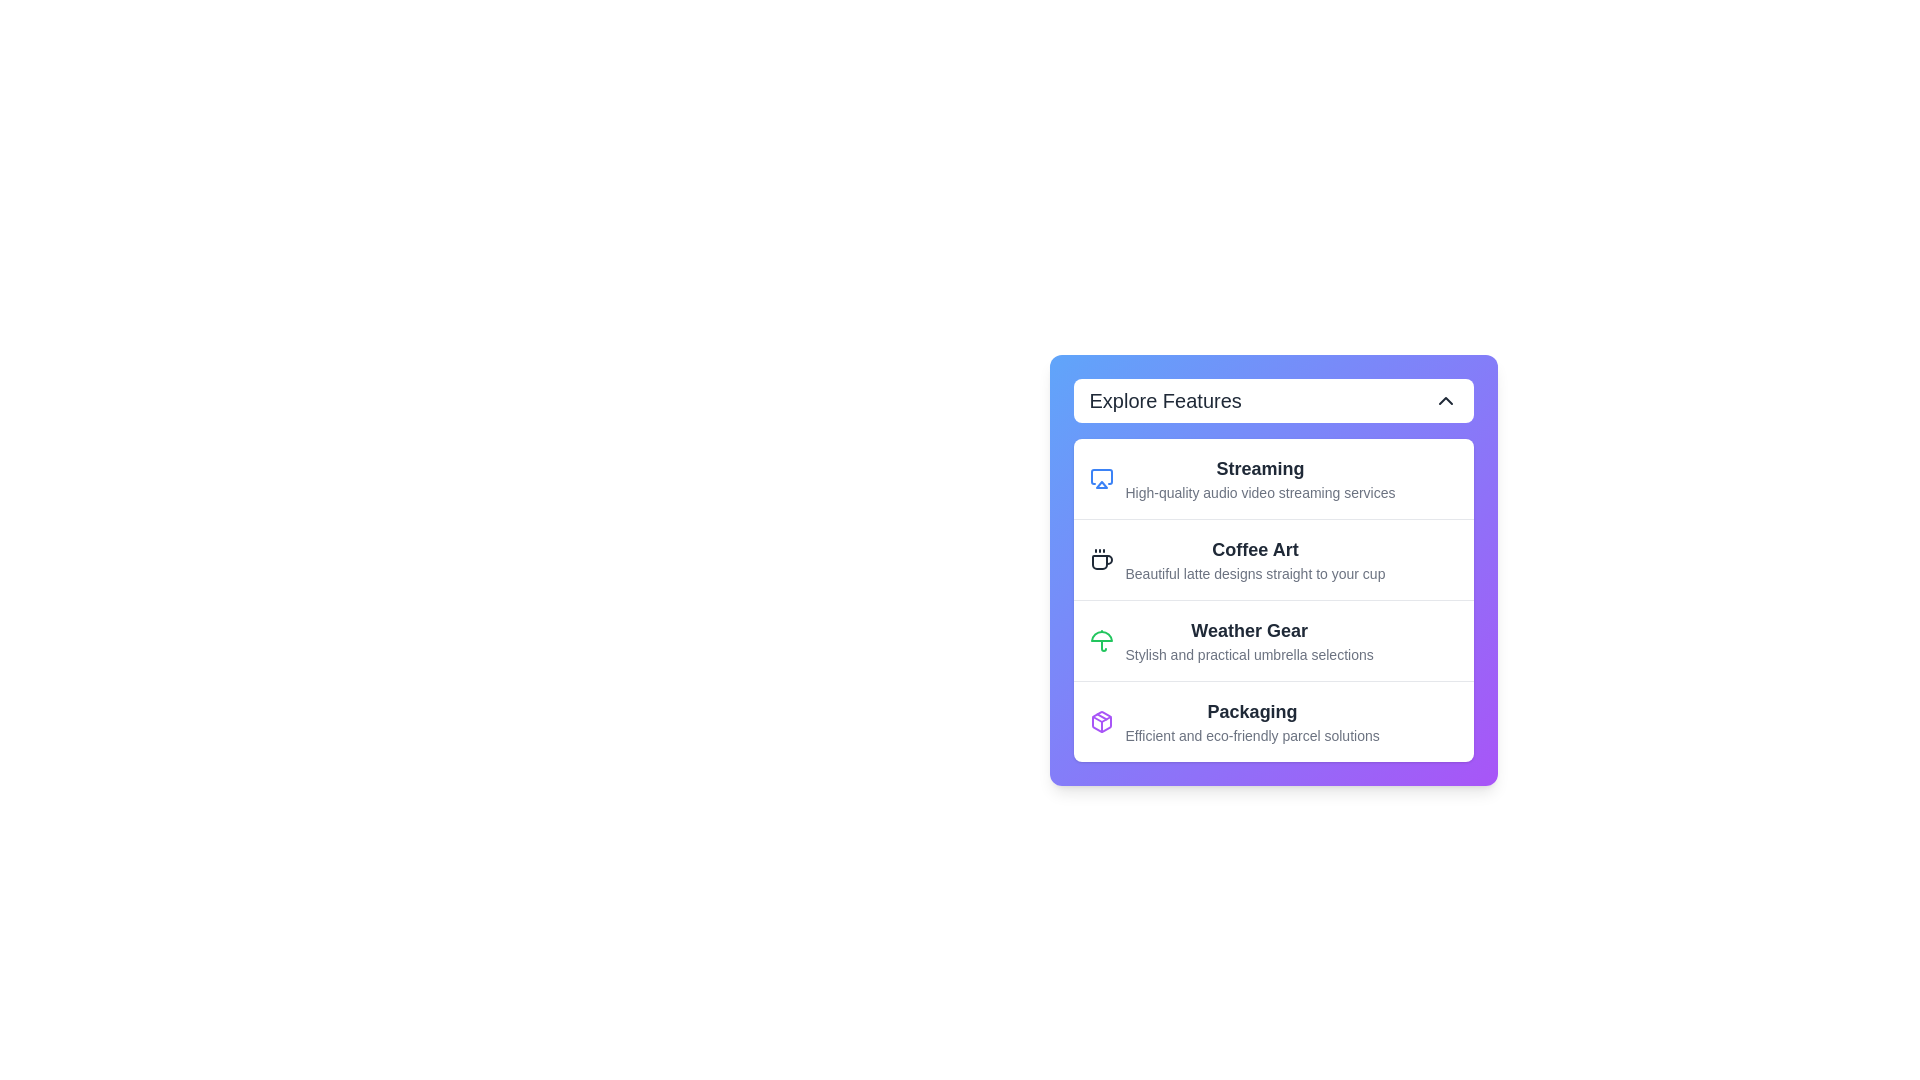  I want to click on the polygonal icon resembling a box, rendered in a purple tint, located next to the 'Packaging' text in the feature list, so click(1100, 721).